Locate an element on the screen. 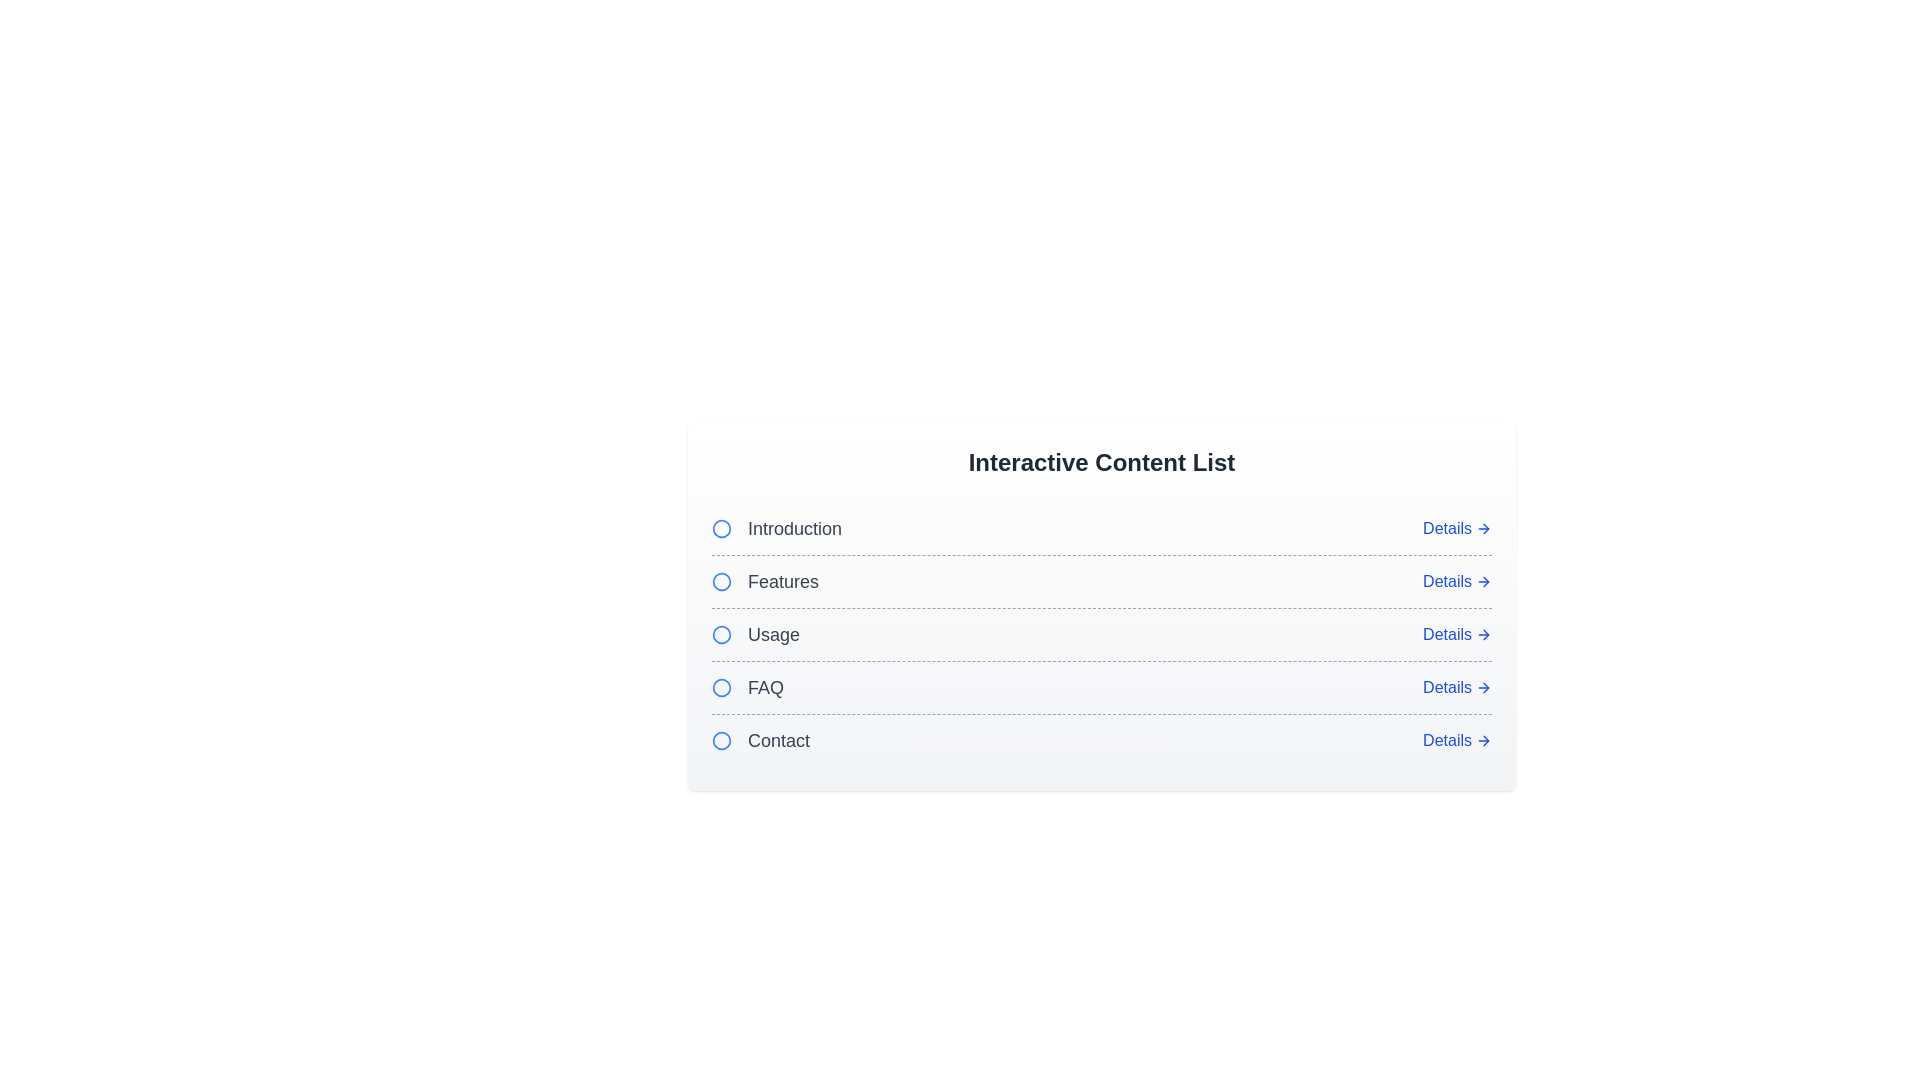 The width and height of the screenshot is (1920, 1080). the blue text label 'Details' with an arrow icon in the 'Usage' row is located at coordinates (1457, 635).